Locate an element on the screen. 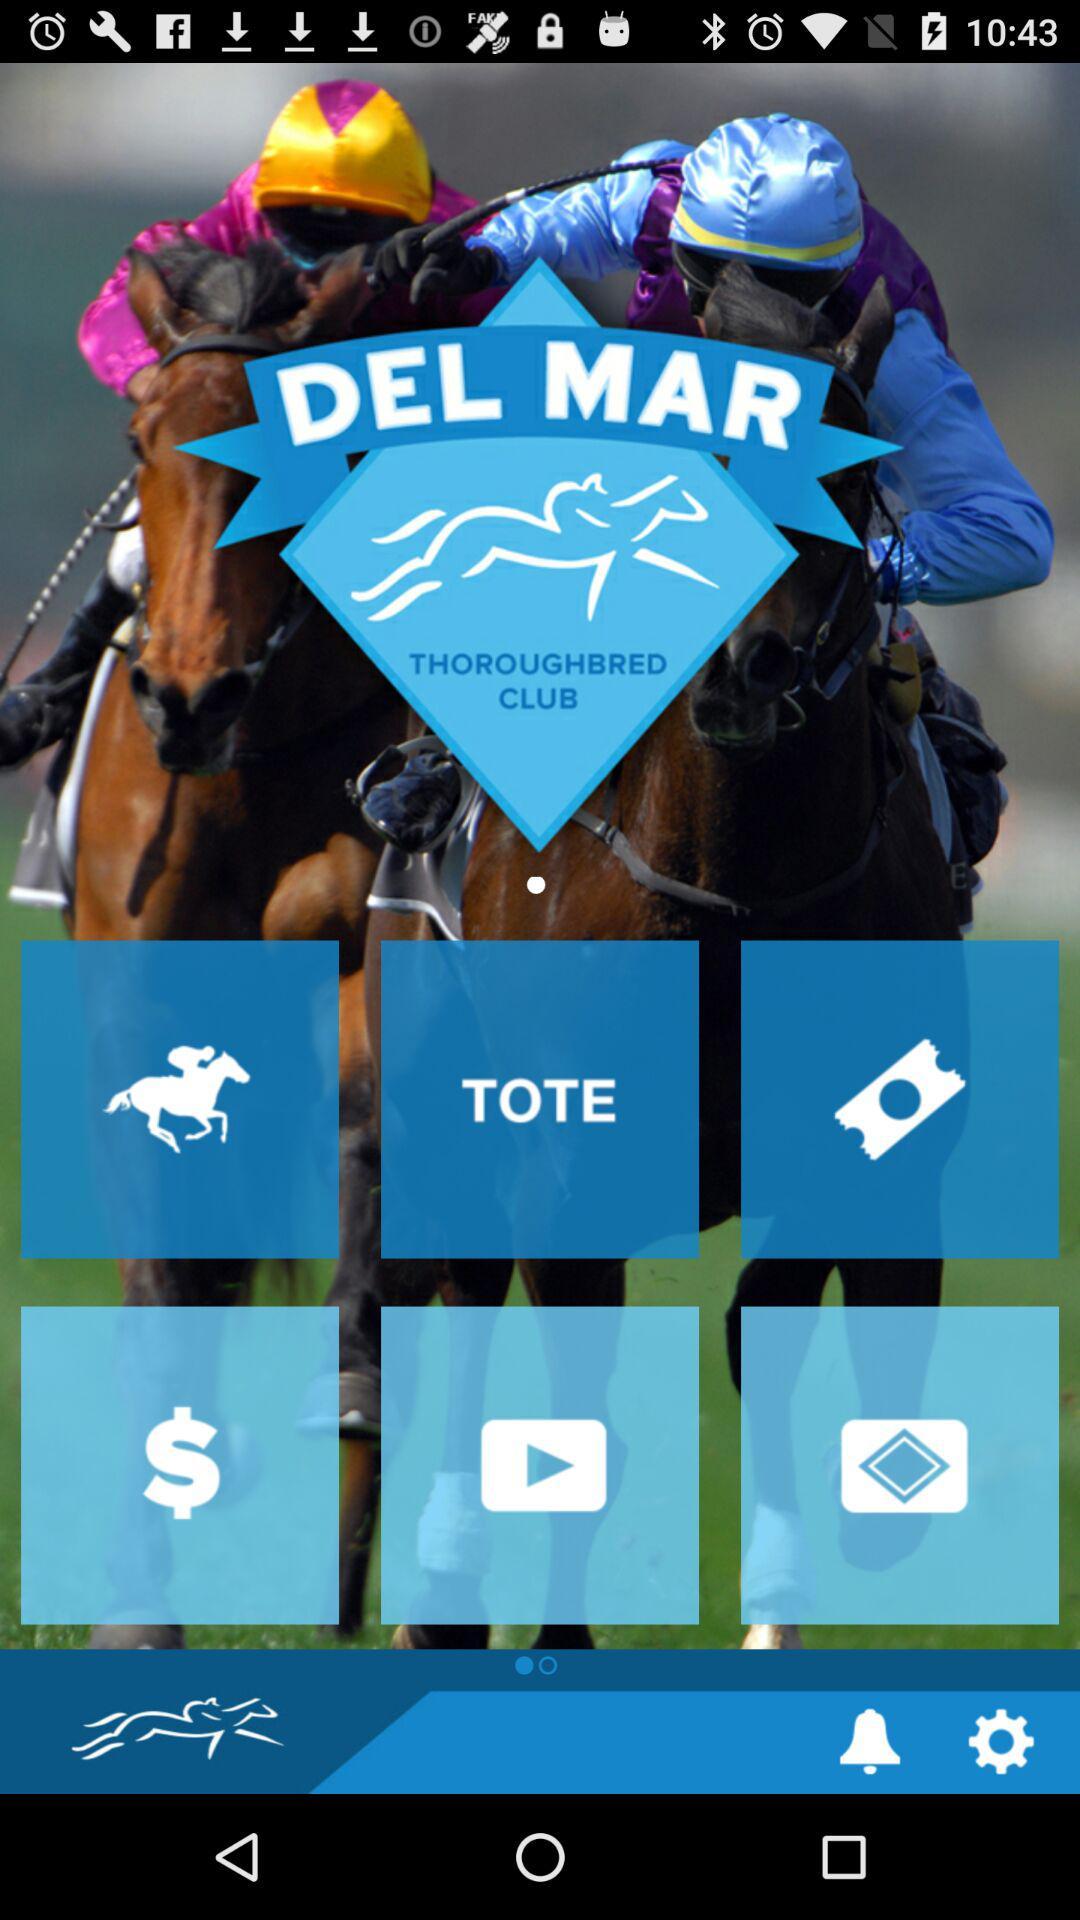  this button in play key is located at coordinates (540, 1465).